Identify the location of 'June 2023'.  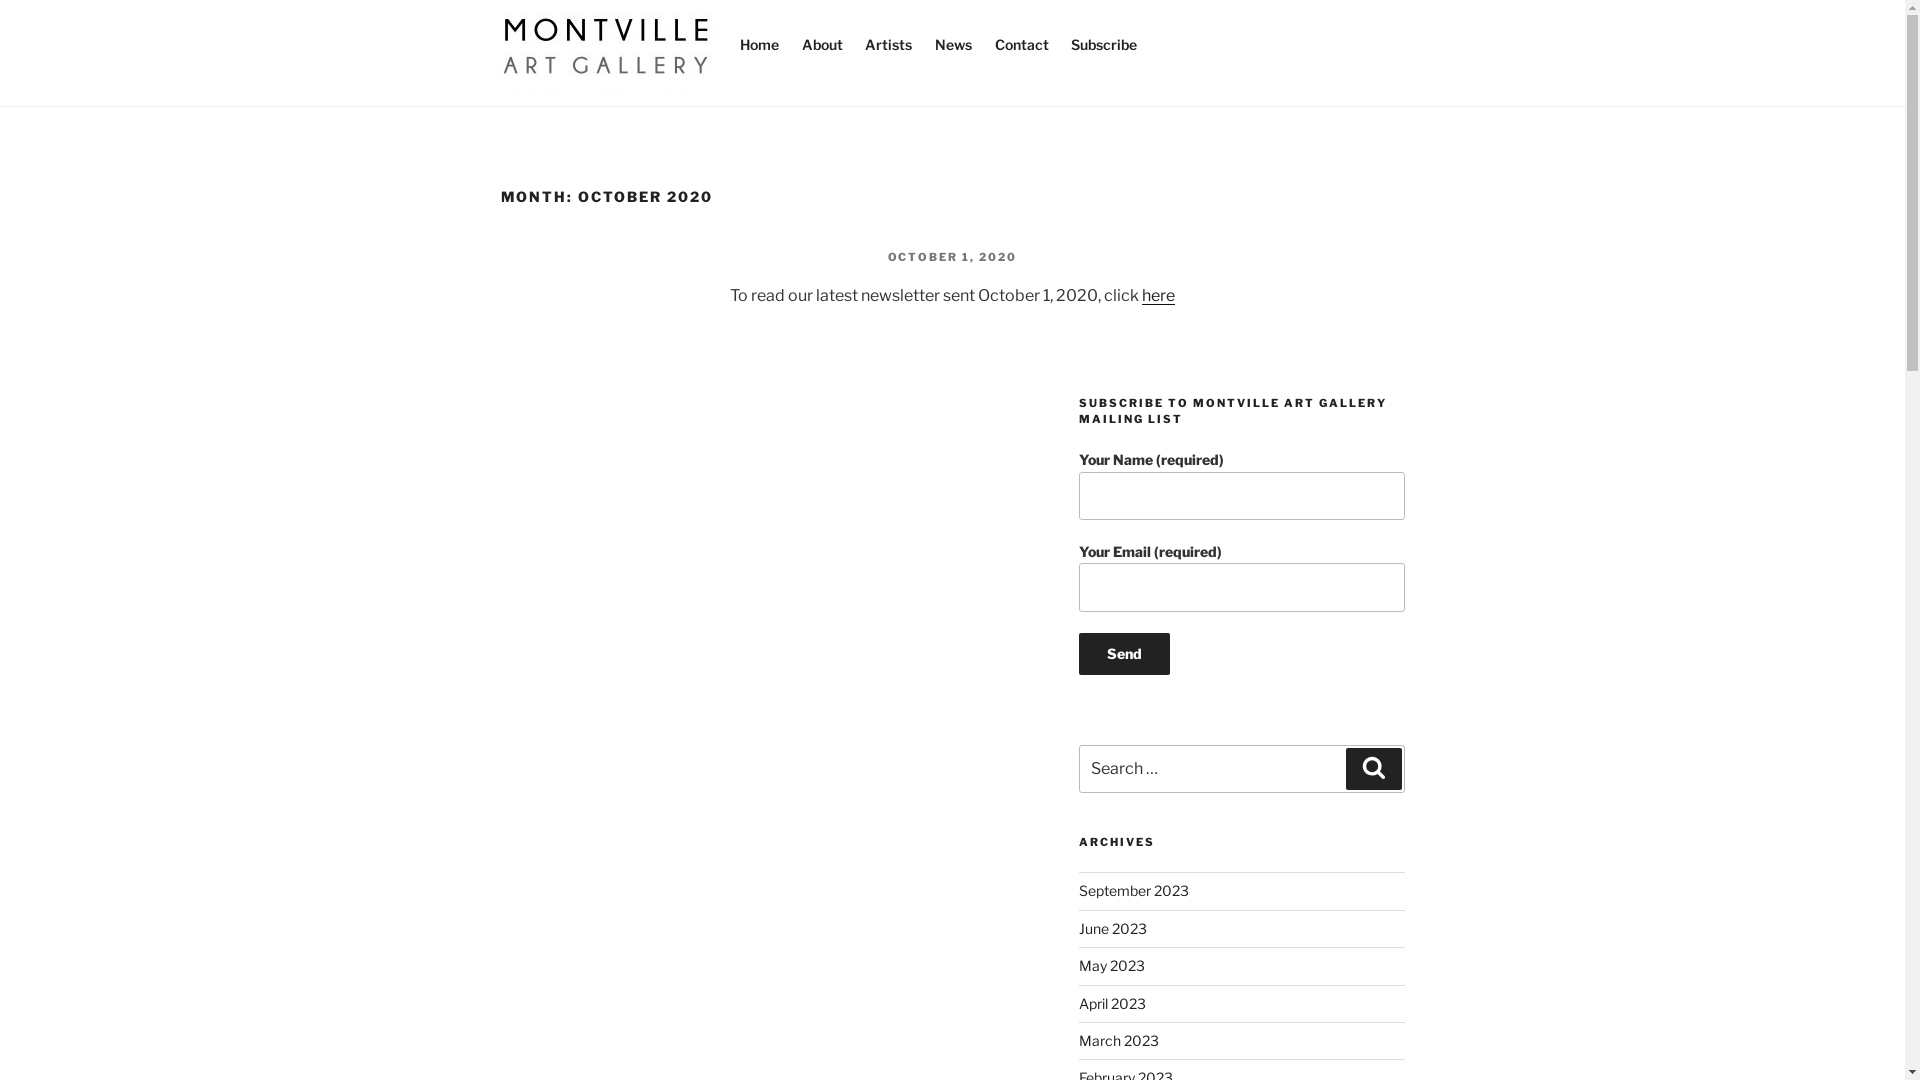
(1112, 928).